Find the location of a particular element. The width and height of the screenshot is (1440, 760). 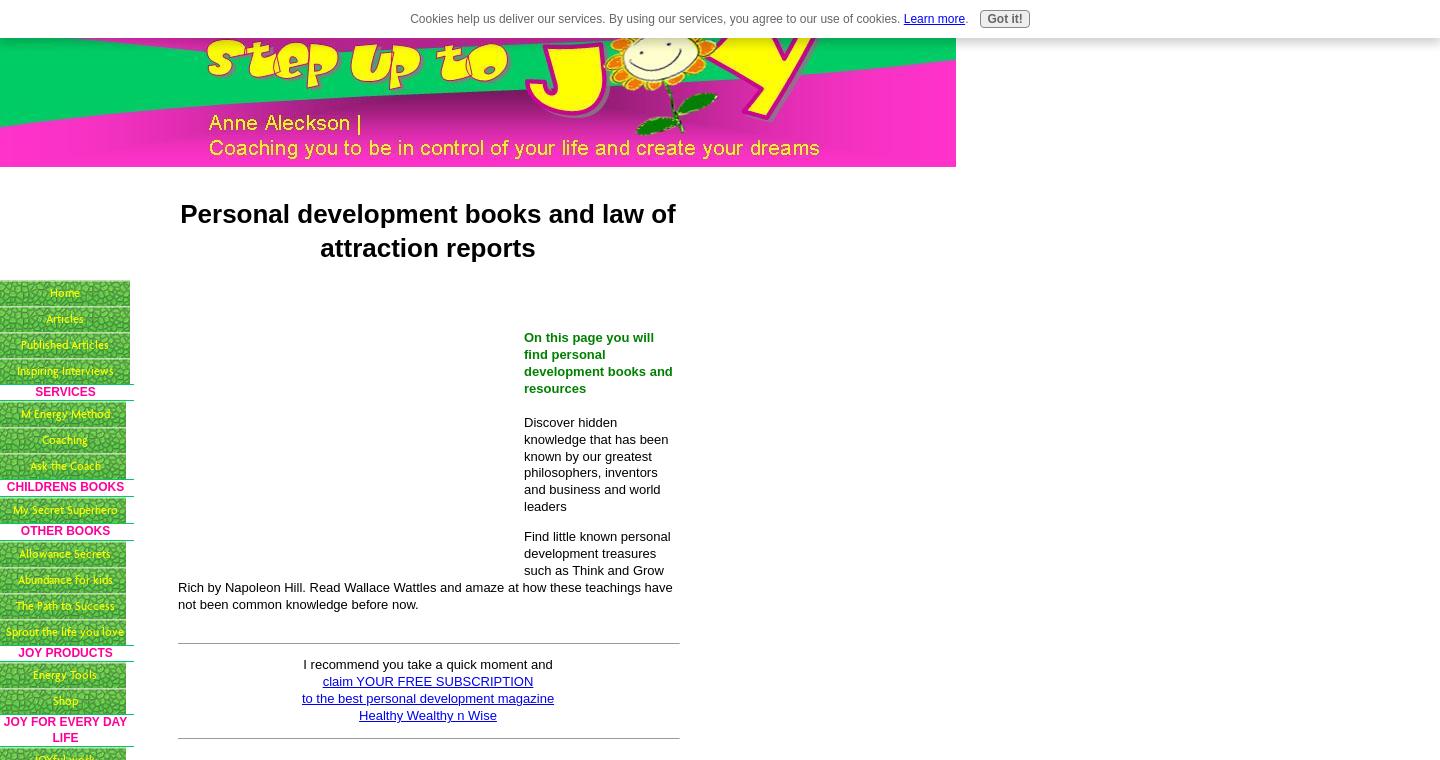

'OTHER BOOKS' is located at coordinates (64, 531).